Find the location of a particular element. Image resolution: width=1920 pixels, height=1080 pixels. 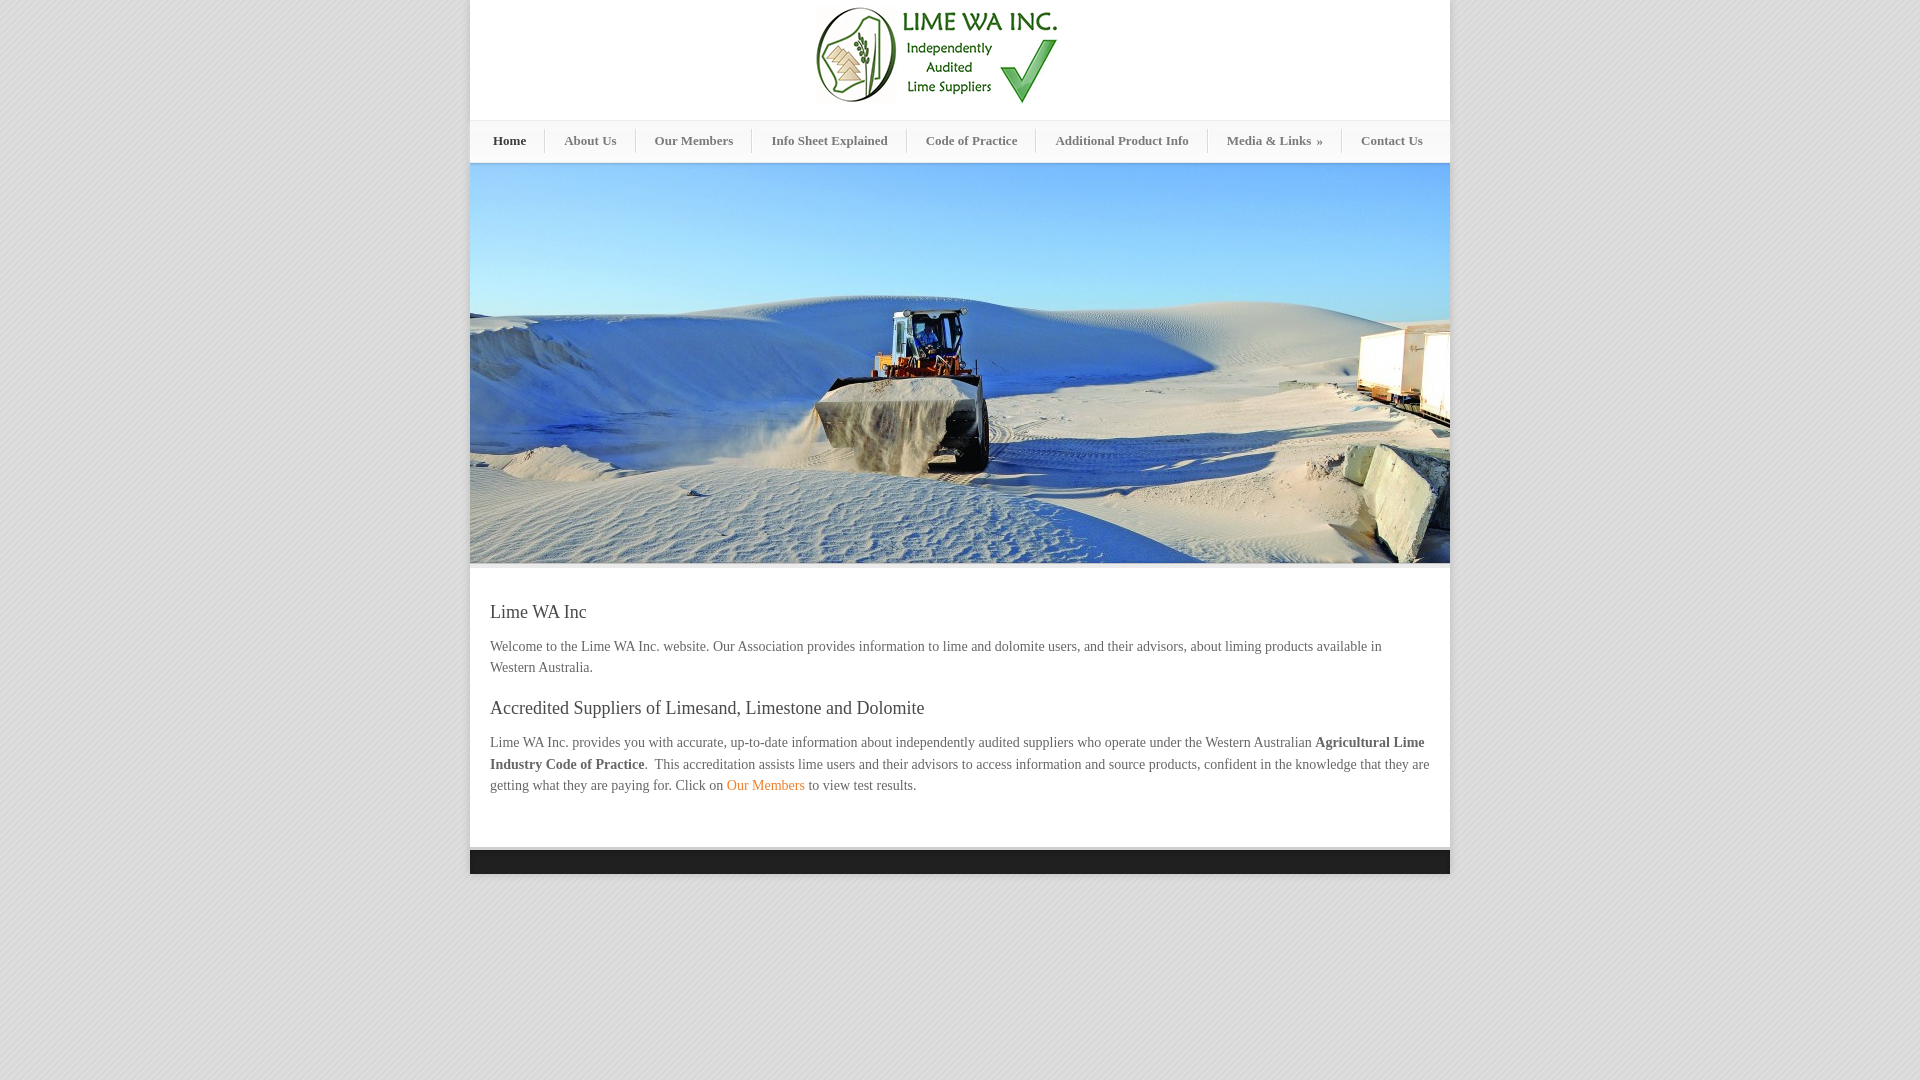

'Code of Practice' is located at coordinates (972, 140).